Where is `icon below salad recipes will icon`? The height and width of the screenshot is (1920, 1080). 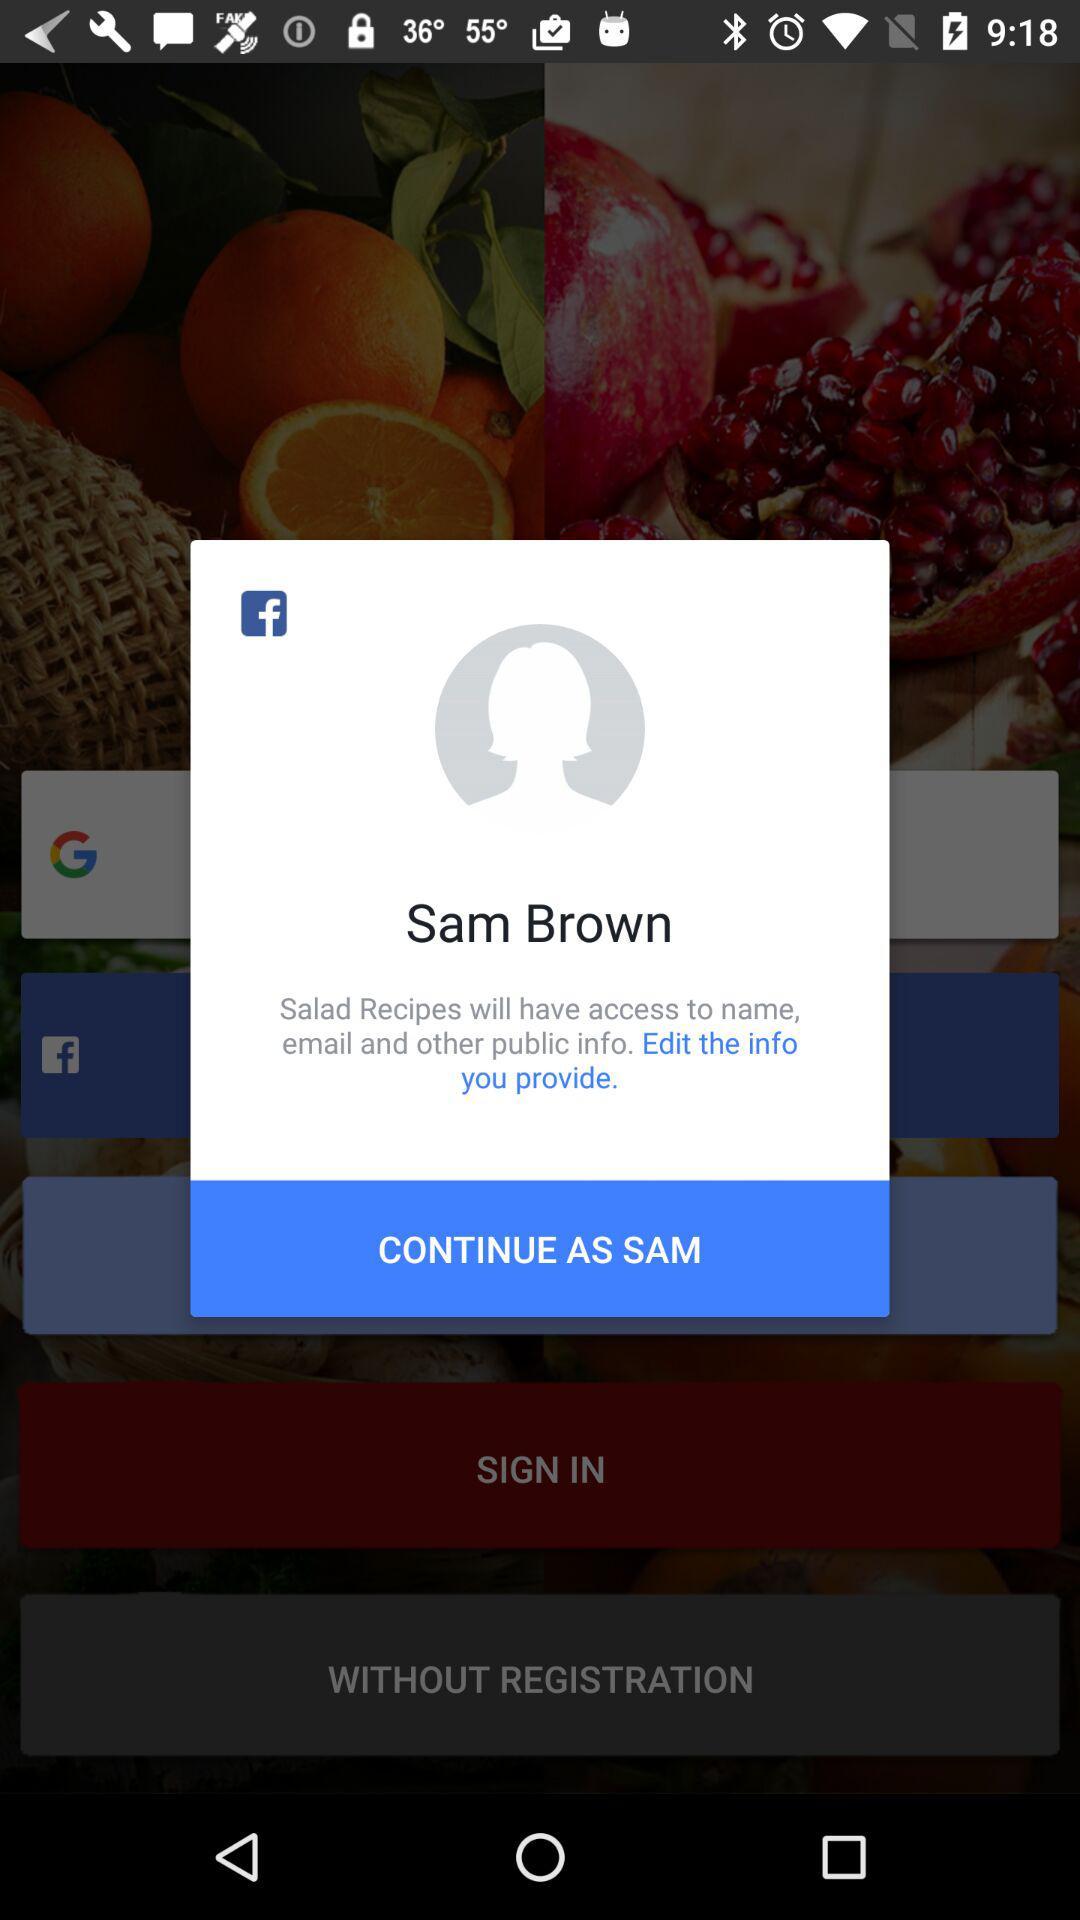
icon below salad recipes will icon is located at coordinates (540, 1247).